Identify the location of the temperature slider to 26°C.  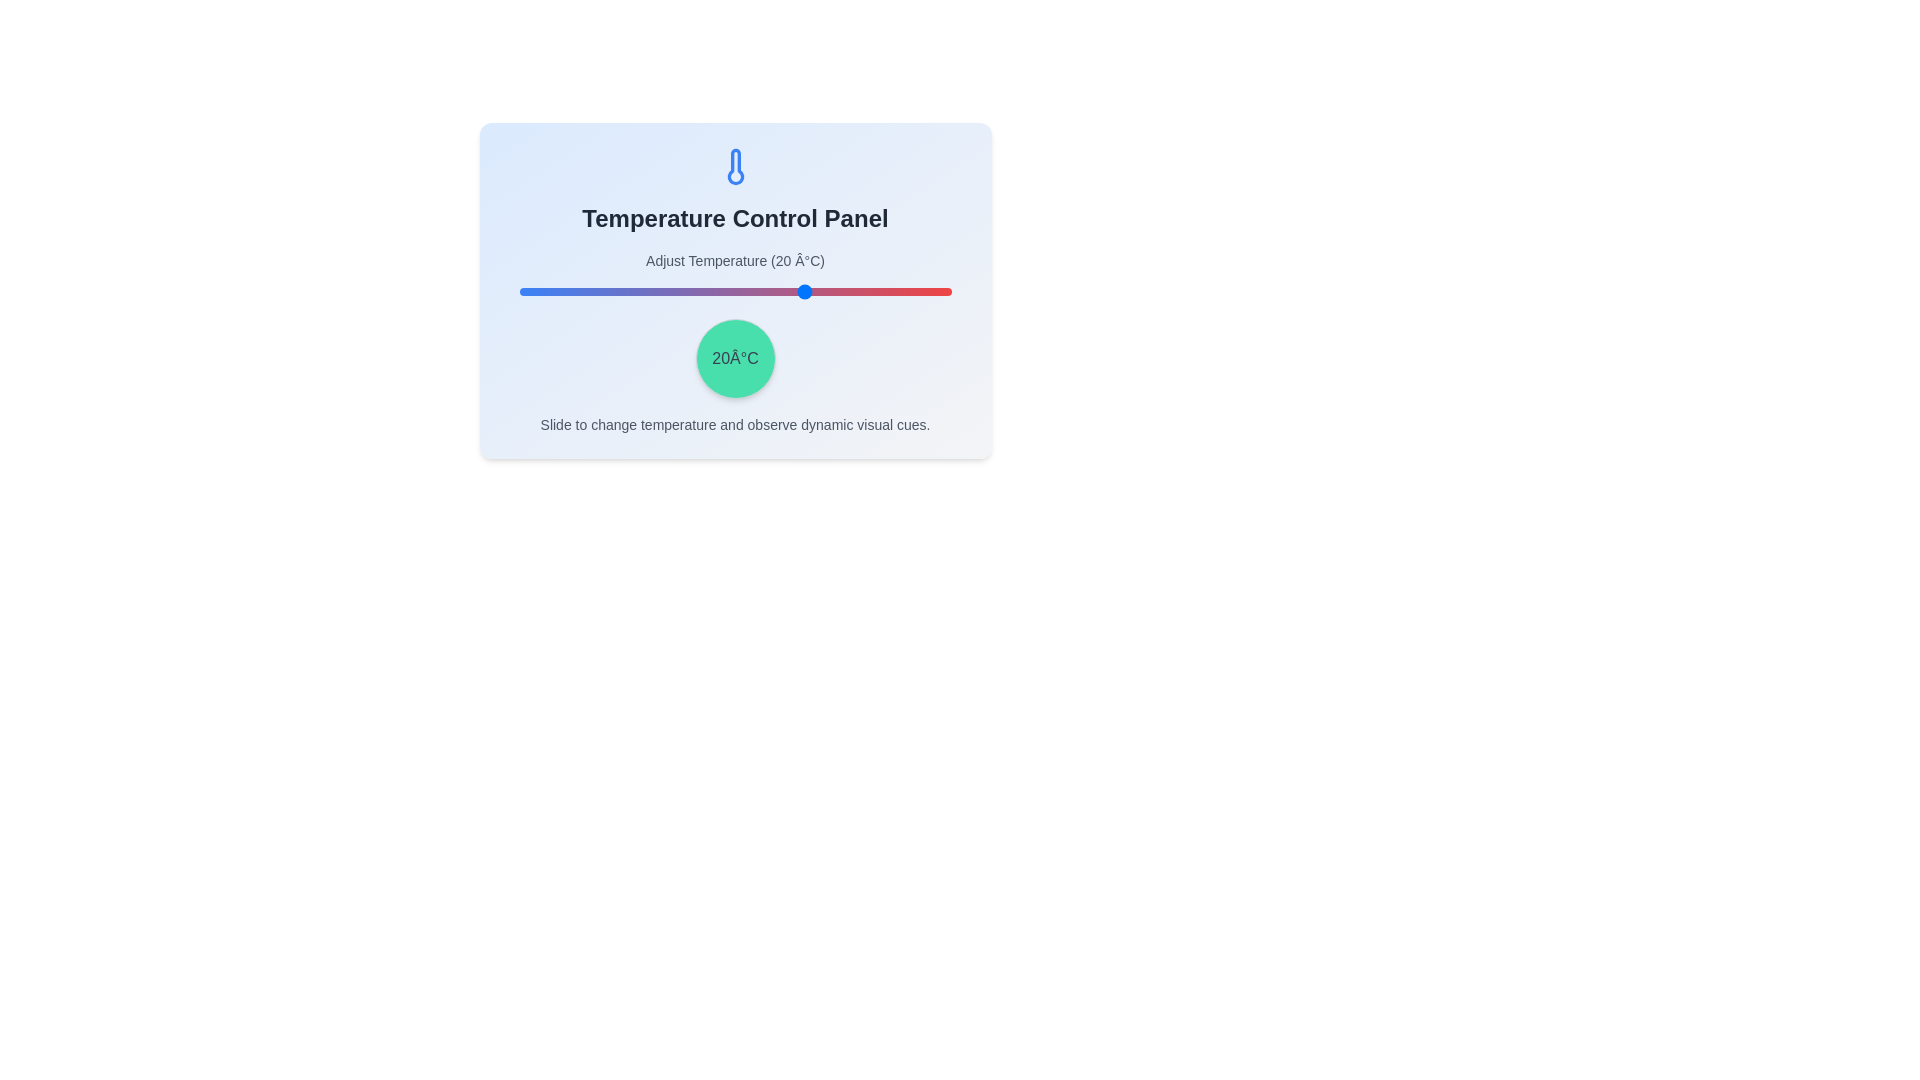
(836, 292).